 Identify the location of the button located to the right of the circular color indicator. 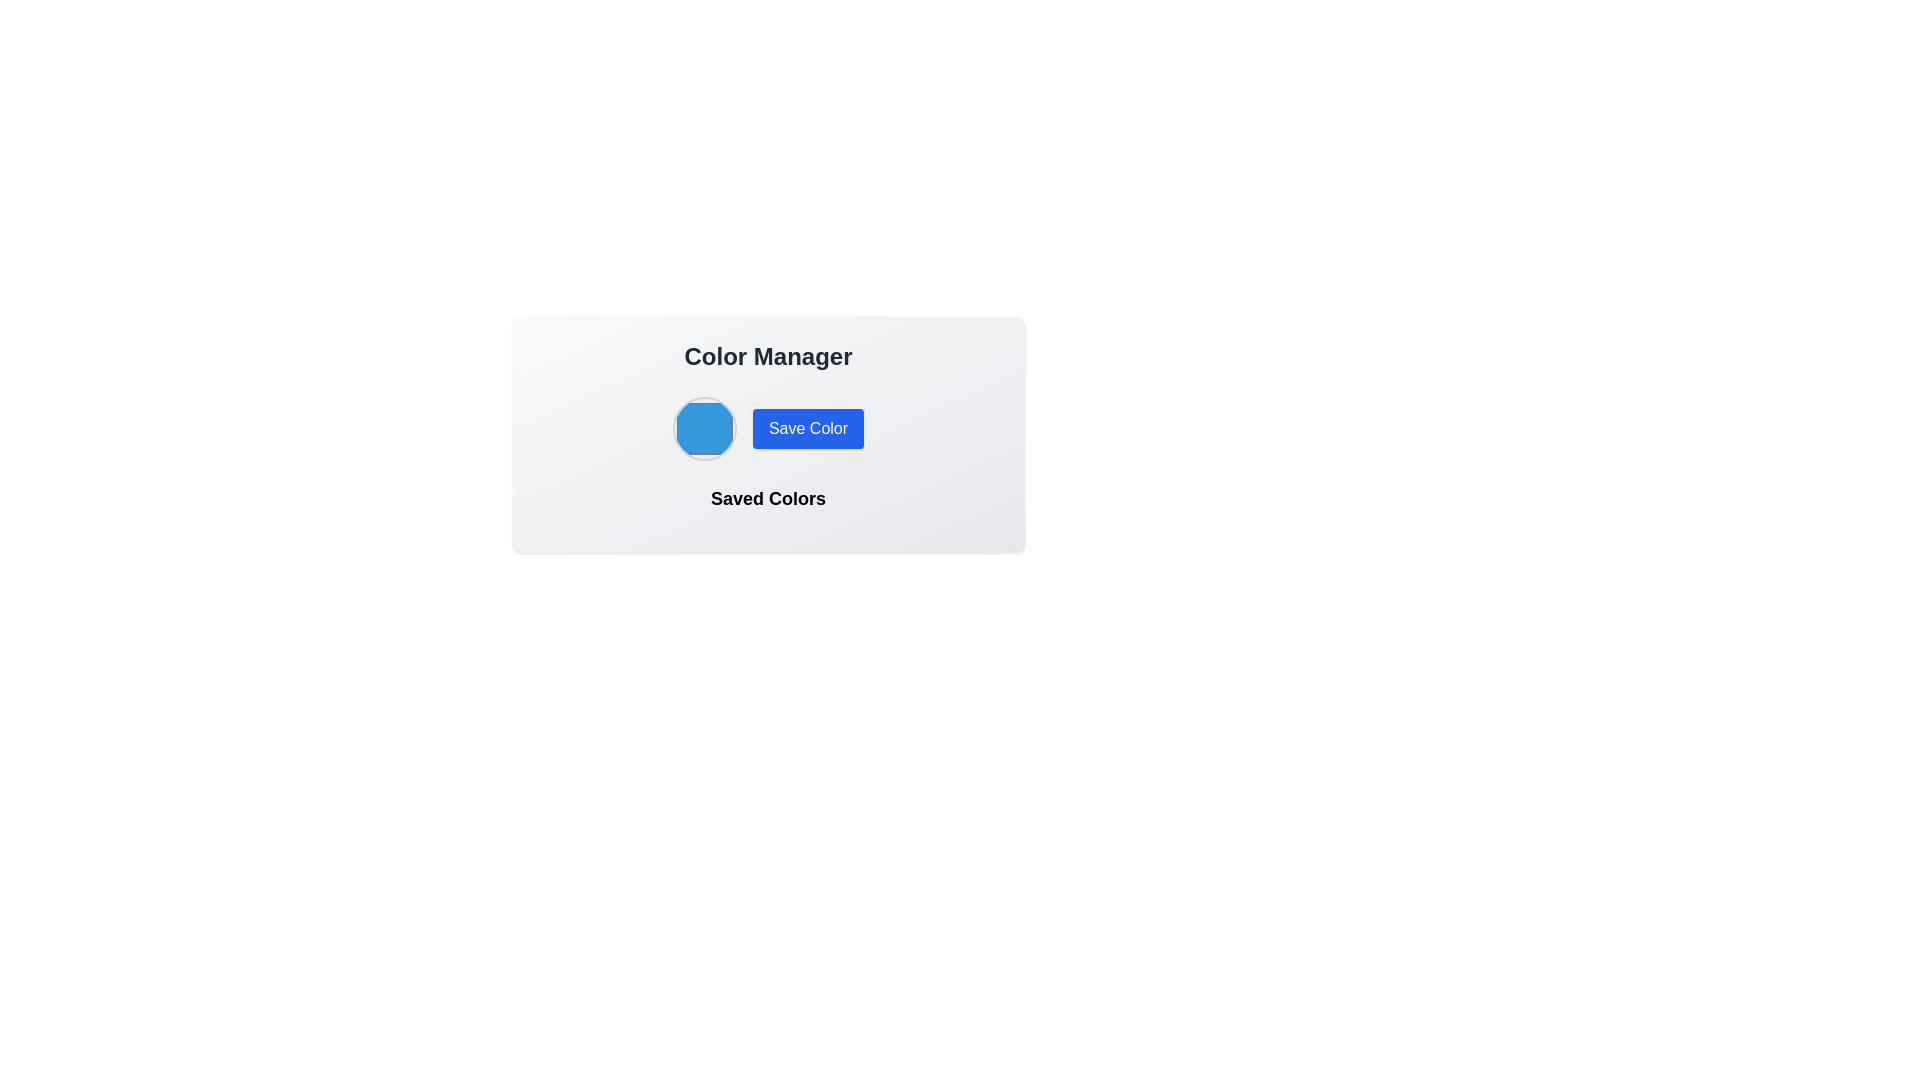
(808, 427).